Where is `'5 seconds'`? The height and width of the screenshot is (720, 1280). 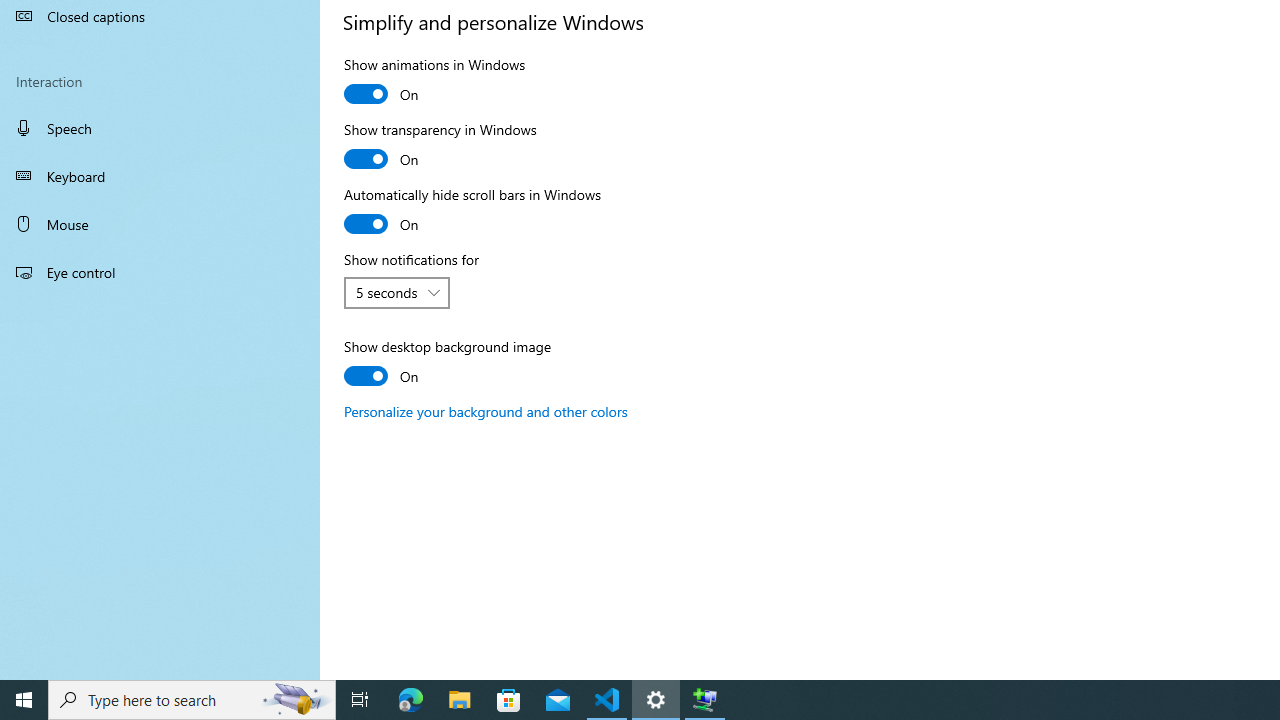
'5 seconds' is located at coordinates (387, 292).